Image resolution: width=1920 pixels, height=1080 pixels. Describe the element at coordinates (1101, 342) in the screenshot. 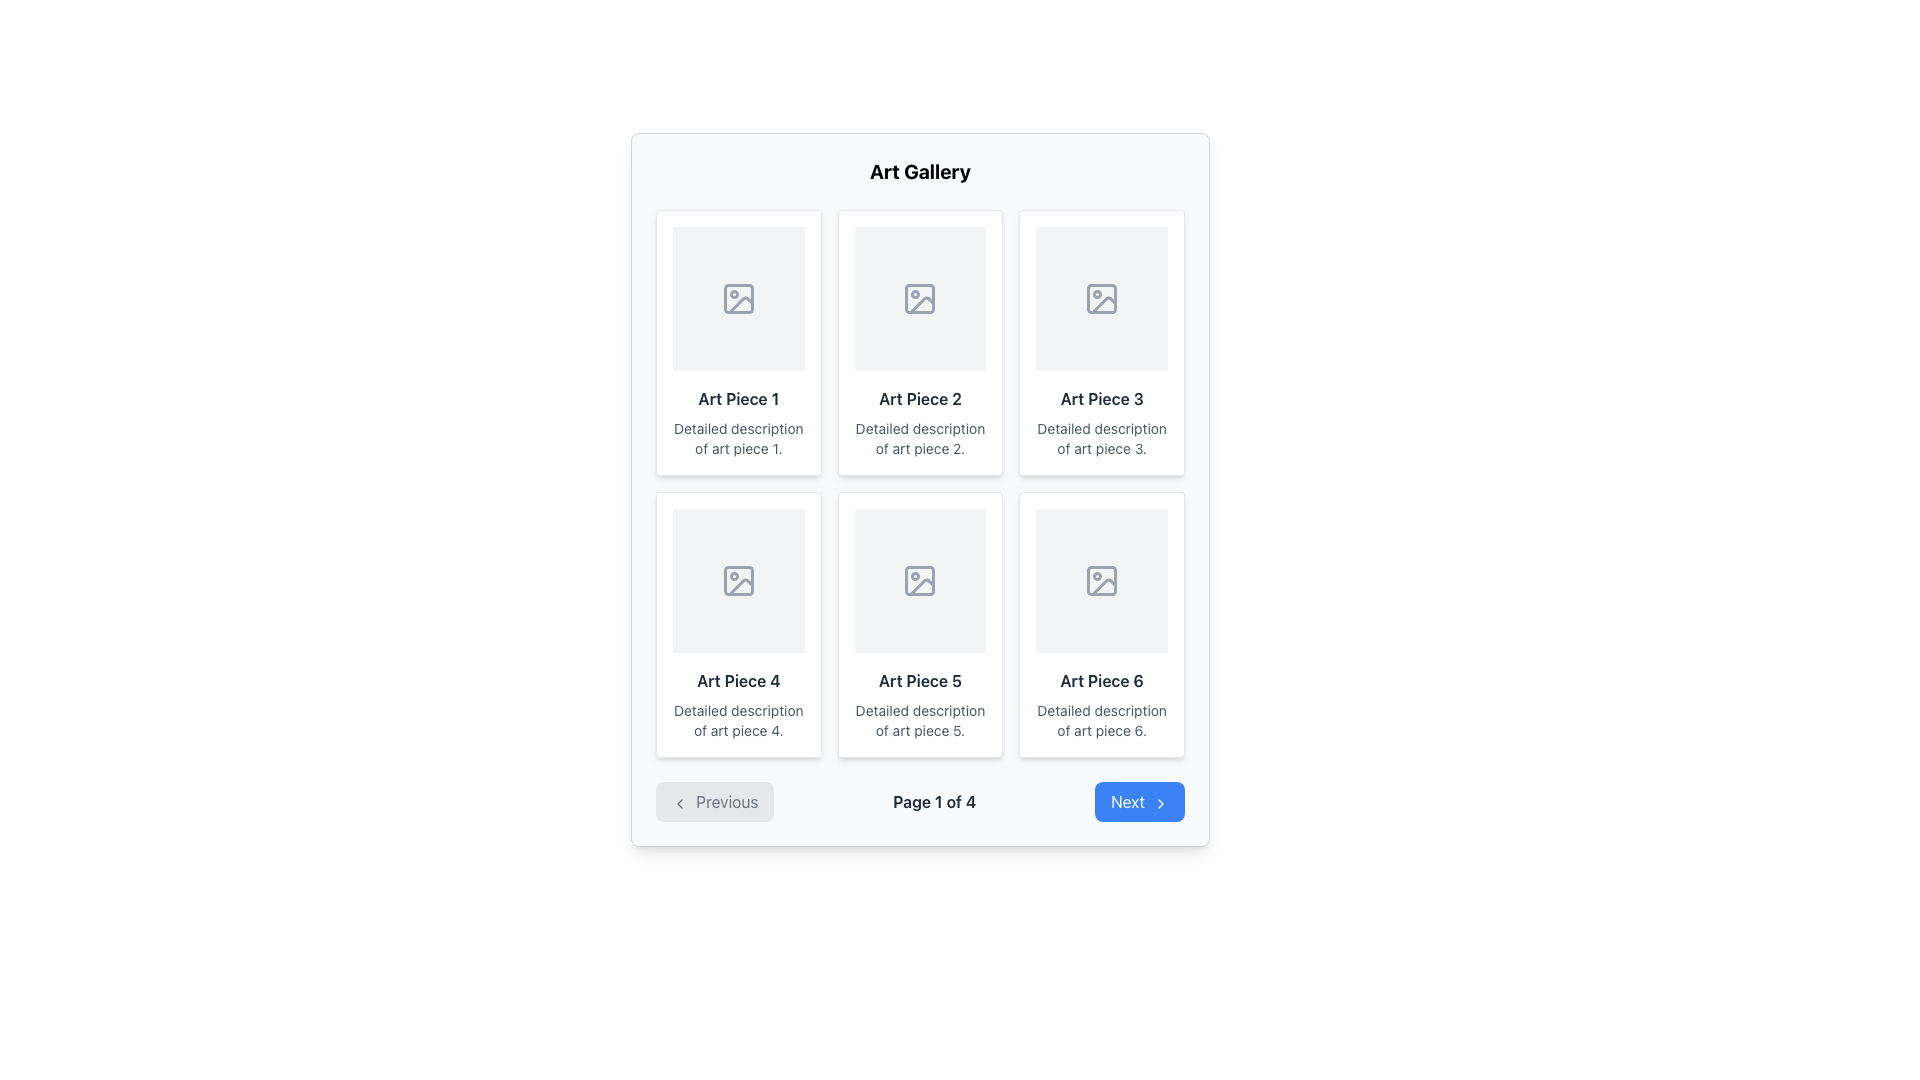

I see `displayed details of the art piece on the third card in the Art Gallery section, which provides an overview of the title and description` at that location.